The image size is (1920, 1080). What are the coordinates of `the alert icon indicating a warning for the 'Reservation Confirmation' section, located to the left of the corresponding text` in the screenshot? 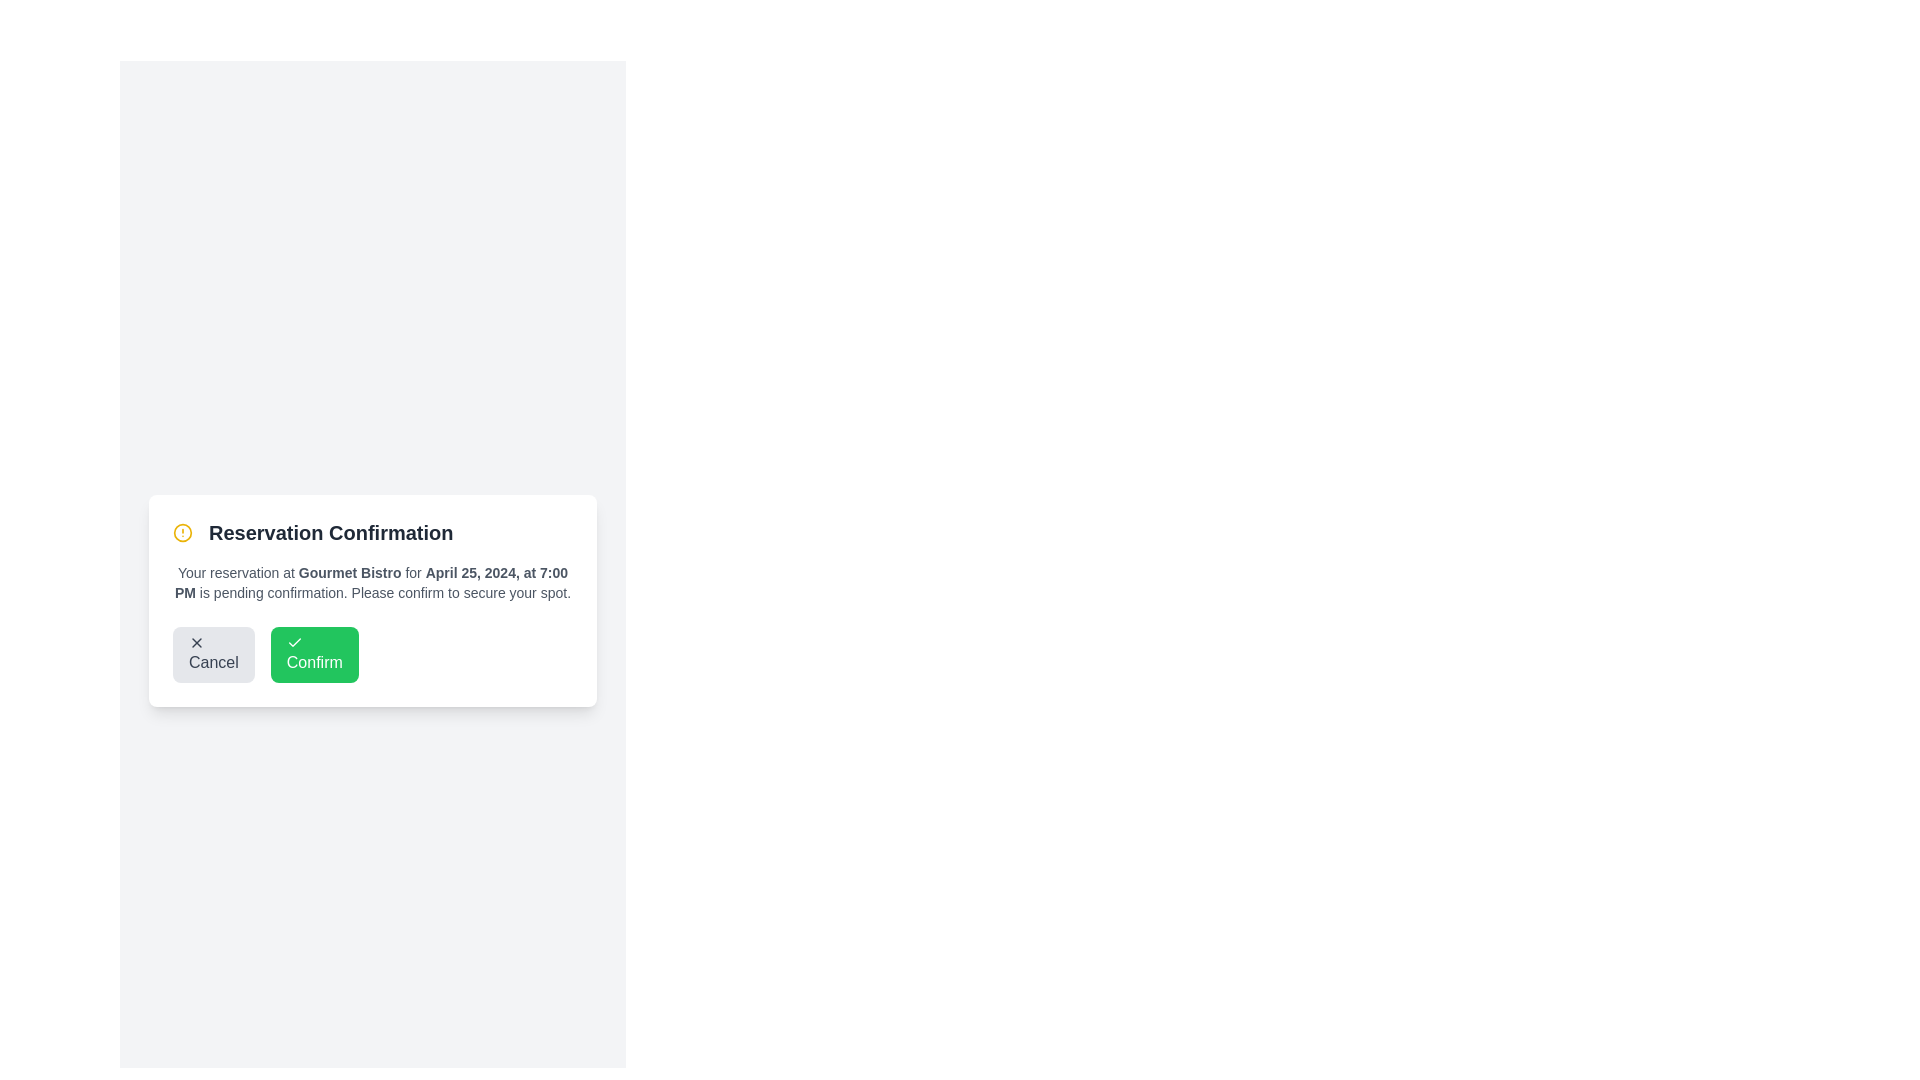 It's located at (182, 531).